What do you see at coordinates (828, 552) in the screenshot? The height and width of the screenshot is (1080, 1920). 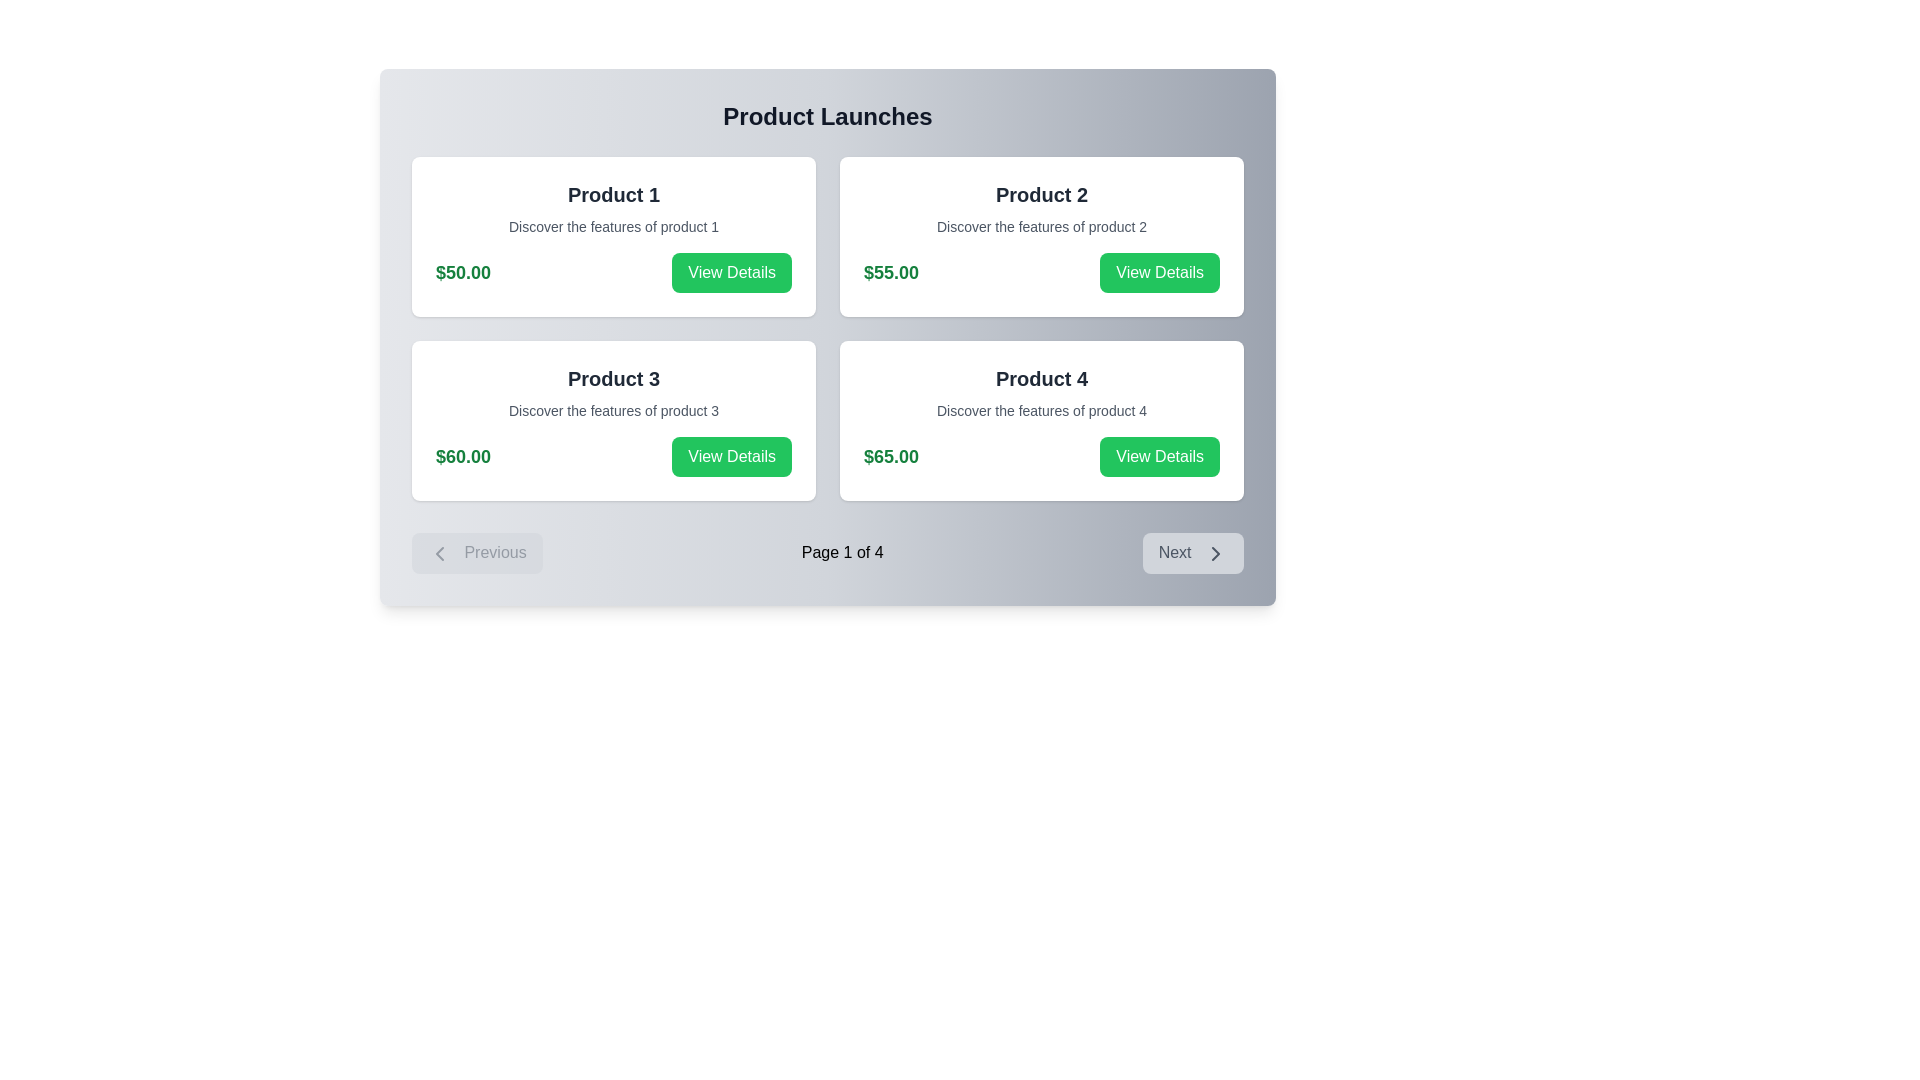 I see `page information displayed on the horizontal pagination control at the bottom of the product listing page, which shows 'Page 1 of 4'` at bounding box center [828, 552].